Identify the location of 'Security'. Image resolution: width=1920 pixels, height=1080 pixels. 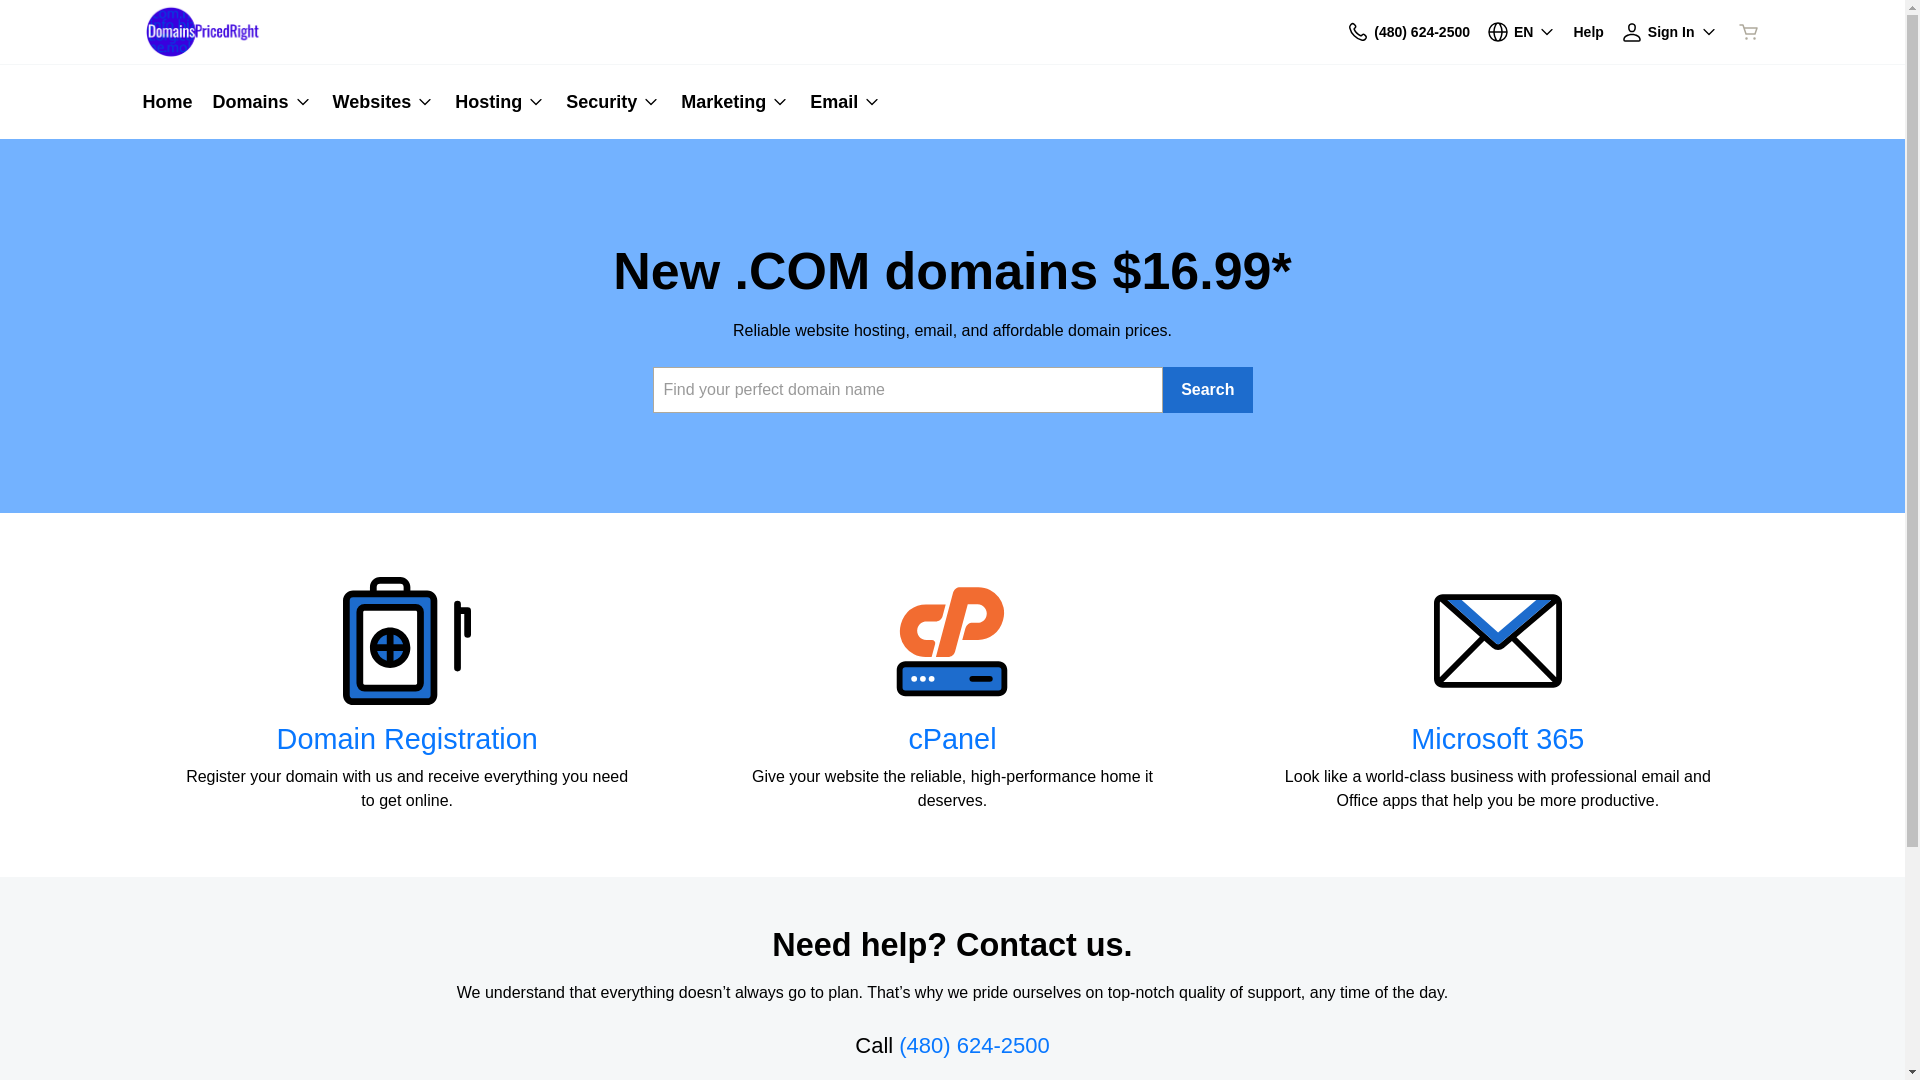
(612, 101).